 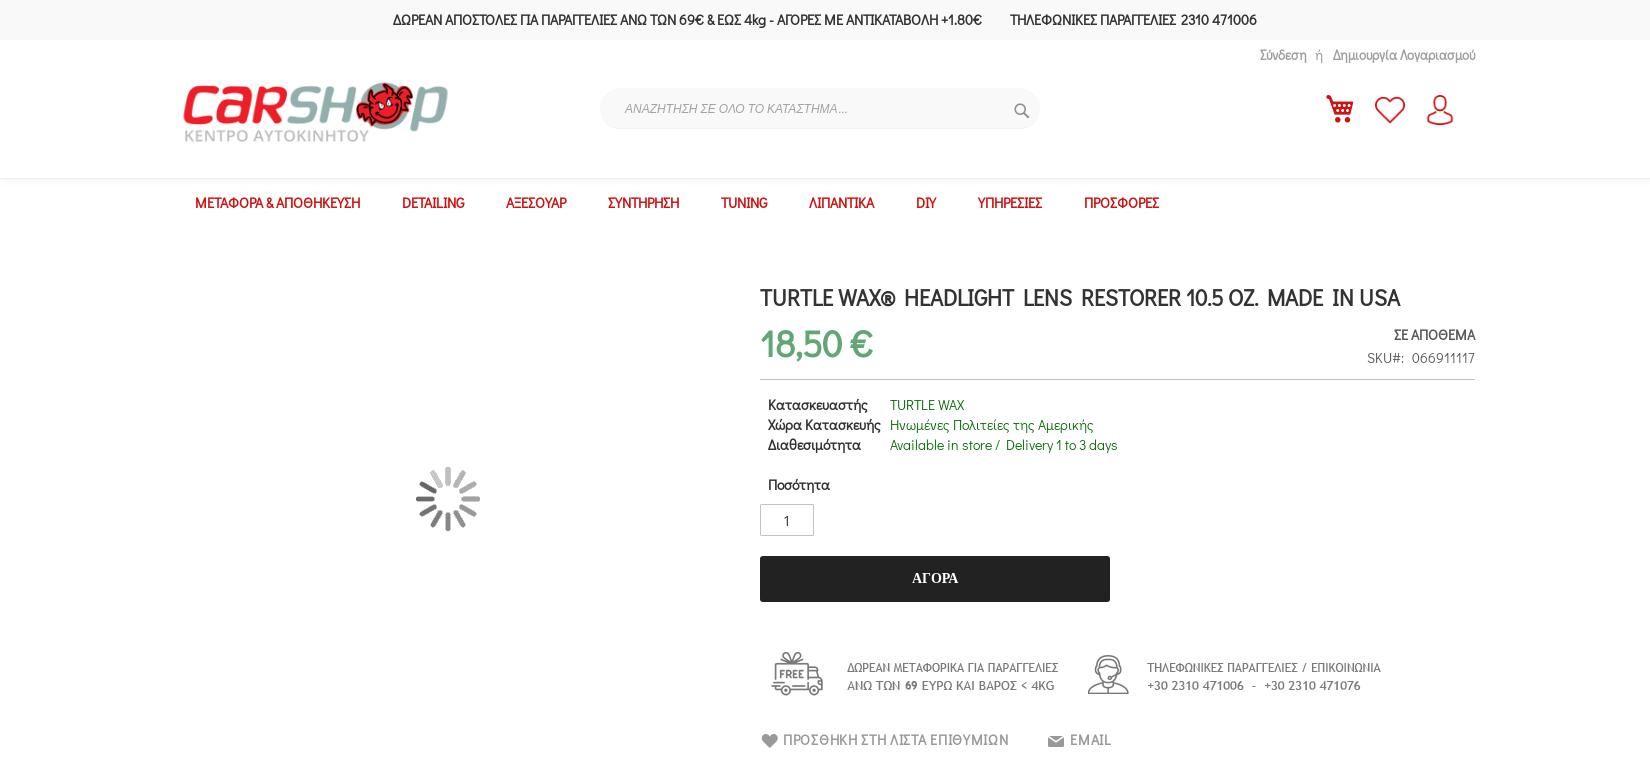 What do you see at coordinates (925, 202) in the screenshot?
I see `'DIY'` at bounding box center [925, 202].